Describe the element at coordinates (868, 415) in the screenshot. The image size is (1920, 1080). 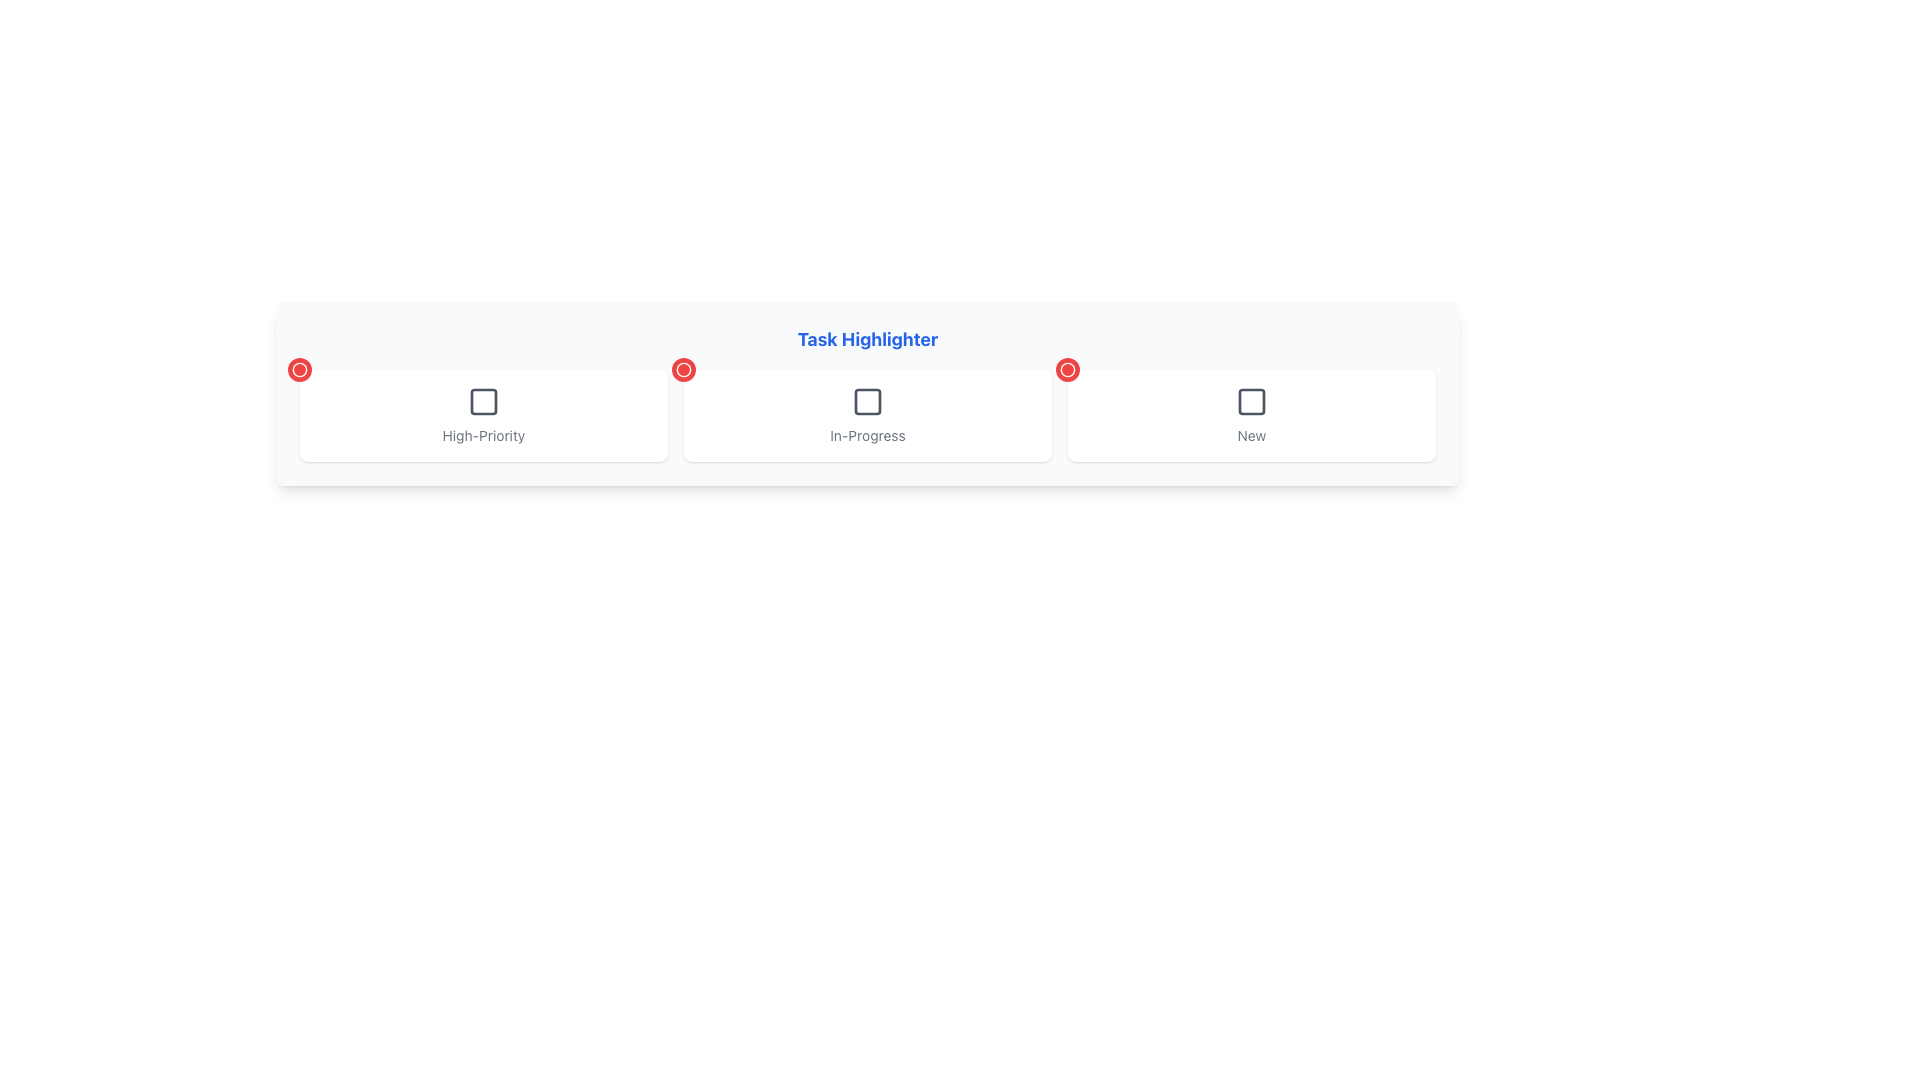
I see `the center of the 'In-Progress' panel, which is a rectangular card with a white background, rounded corners, and a gray square icon` at that location.